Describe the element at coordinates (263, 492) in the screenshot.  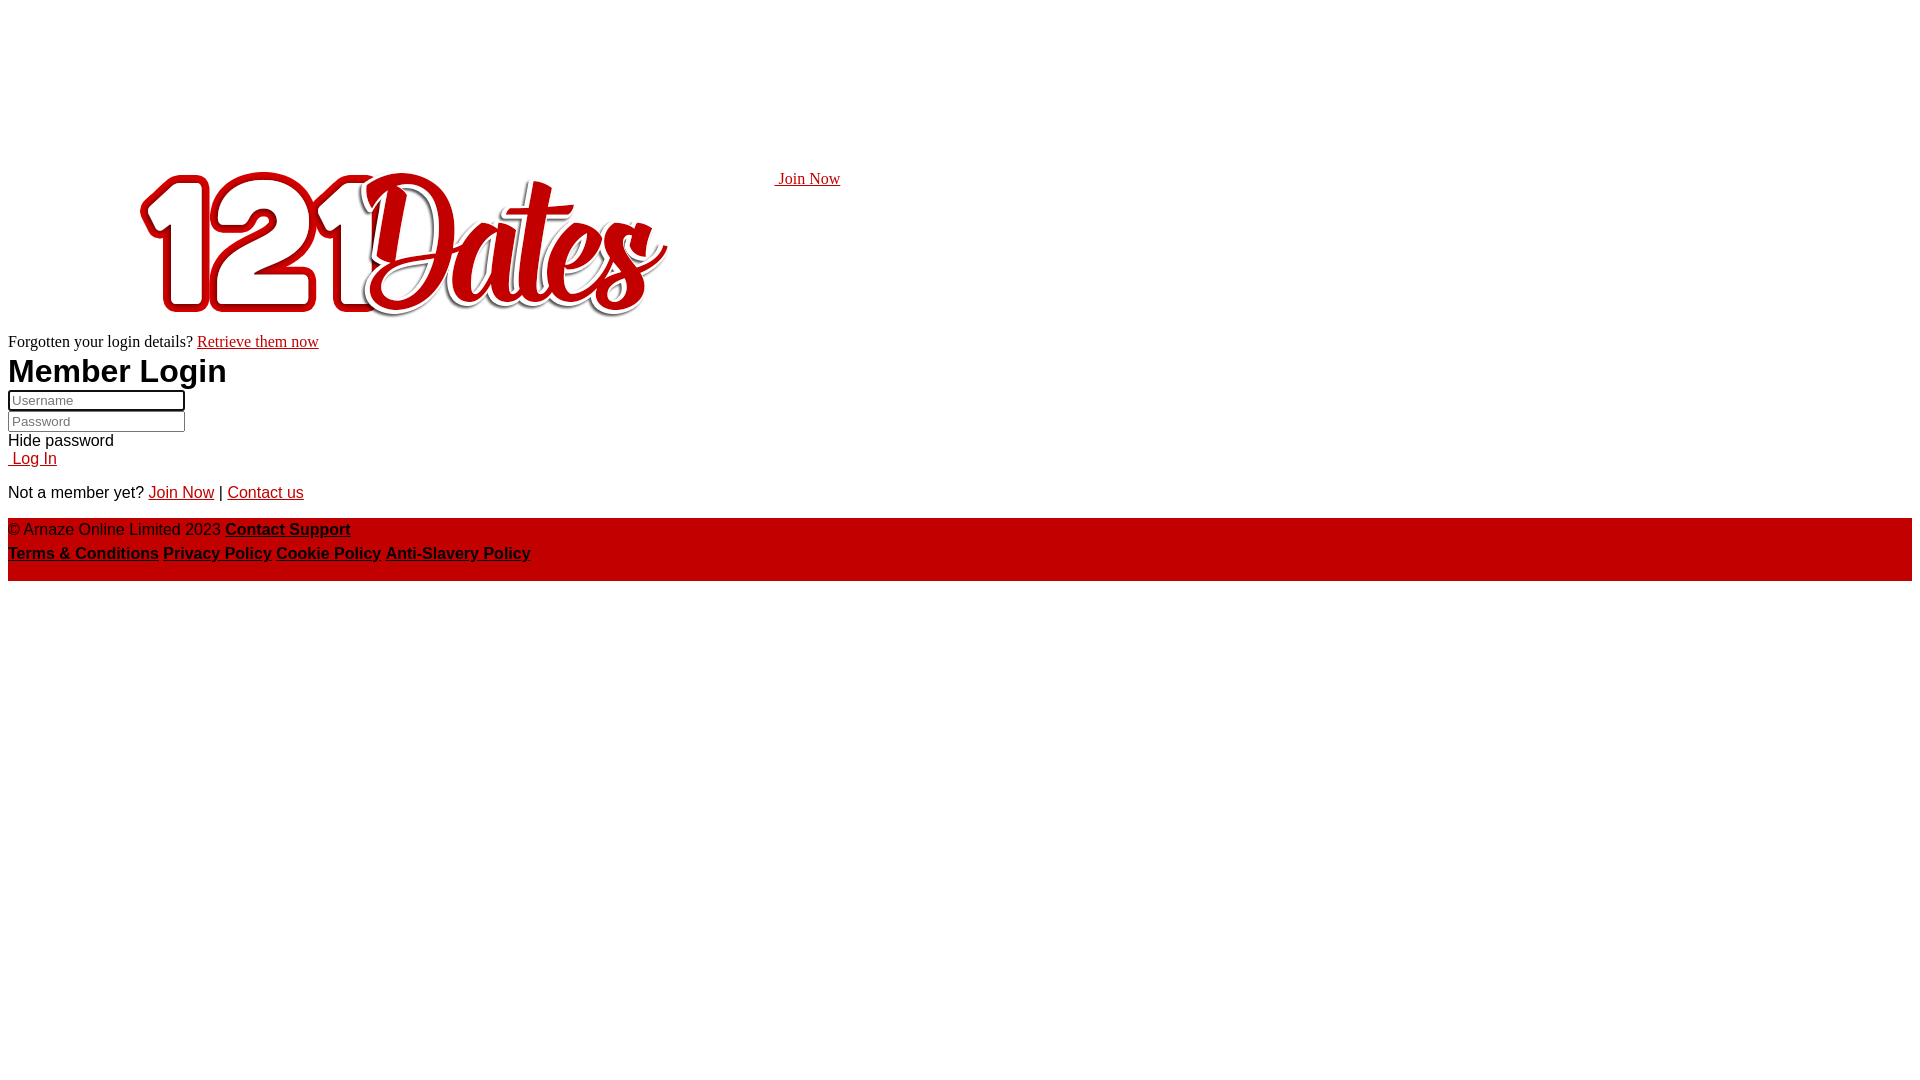
I see `'Contact us'` at that location.